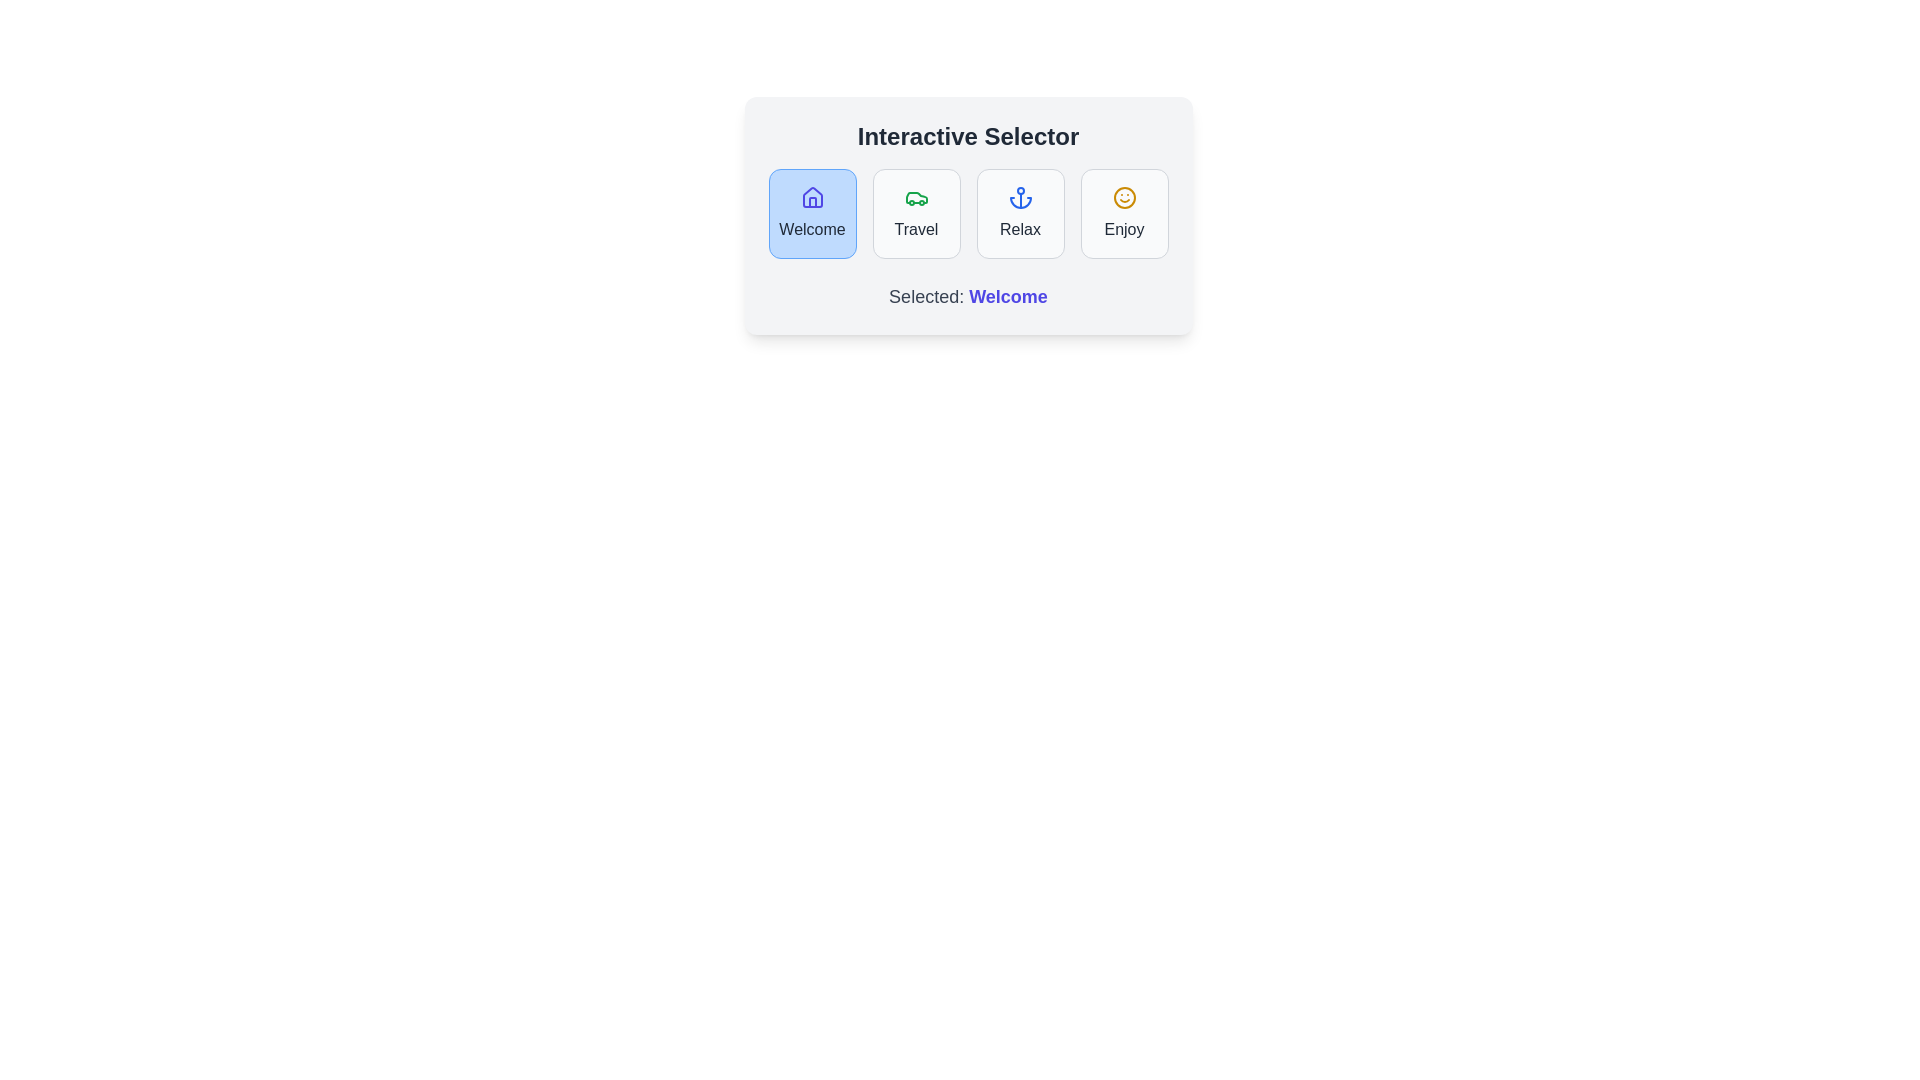  What do you see at coordinates (1020, 229) in the screenshot?
I see `the text label indicating the purpose of the 'Relax' button, which is located below the anchor icon in the third button from the left in a horizontal row of four buttons` at bounding box center [1020, 229].